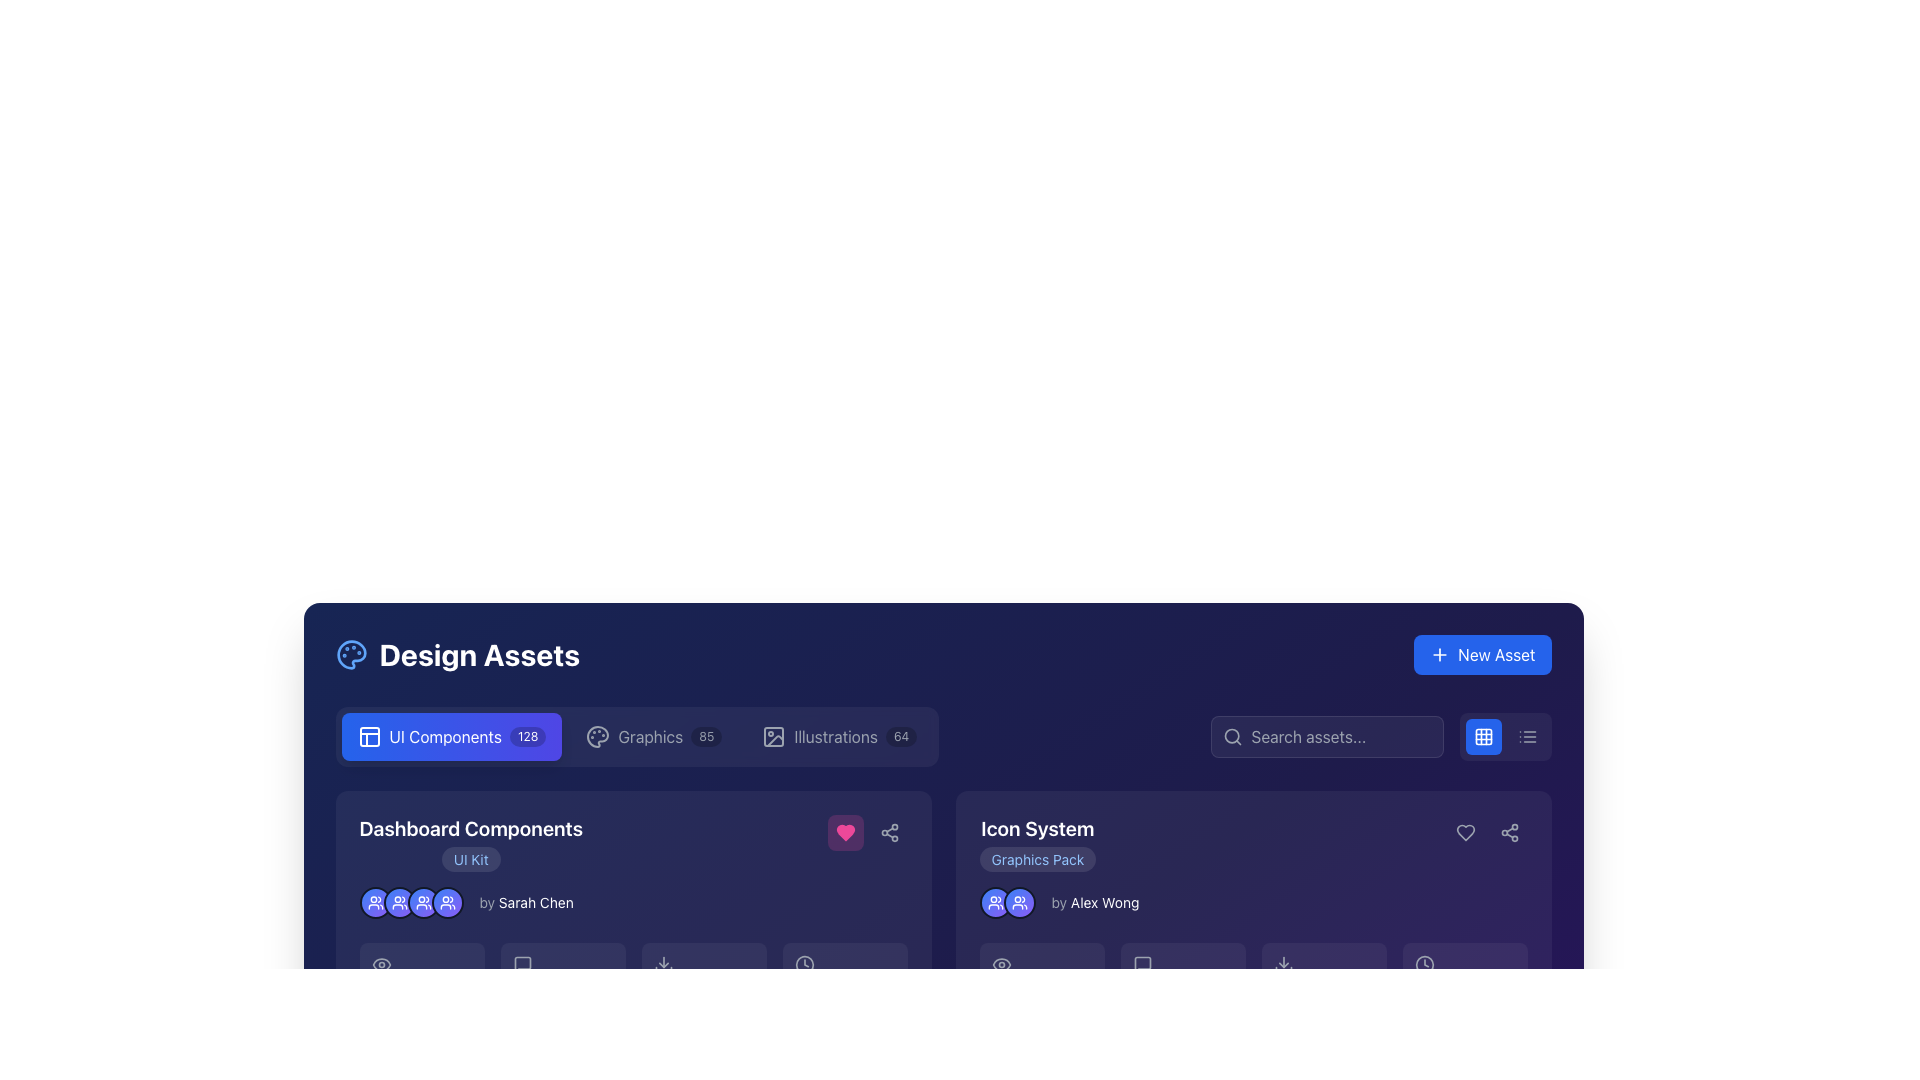 The image size is (1920, 1080). Describe the element at coordinates (422, 902) in the screenshot. I see `the fourth circular avatar with a gradient background transitioning from blue to violet, featuring a white icon of a group of people and a gray border` at that location.